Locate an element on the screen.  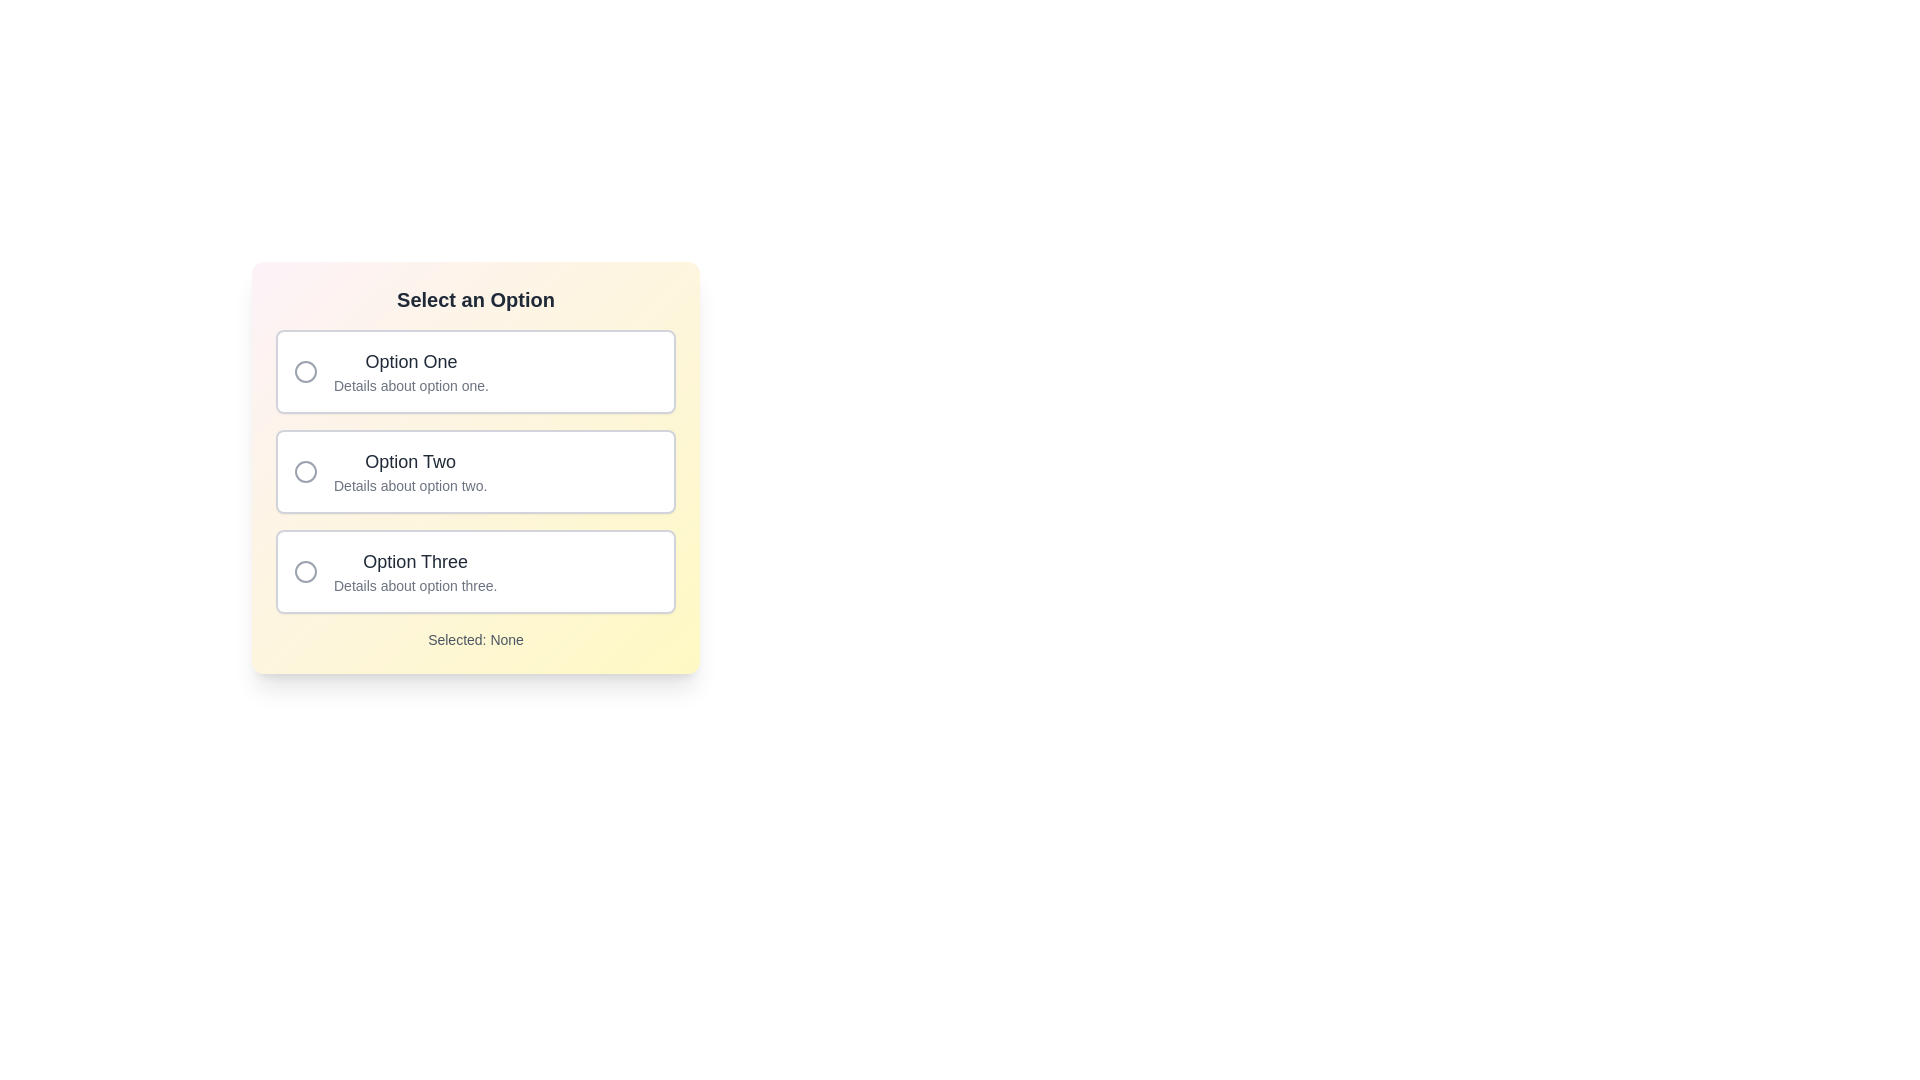
the radio button for 'Option Three', which is the third selectable option in the list is located at coordinates (474, 571).